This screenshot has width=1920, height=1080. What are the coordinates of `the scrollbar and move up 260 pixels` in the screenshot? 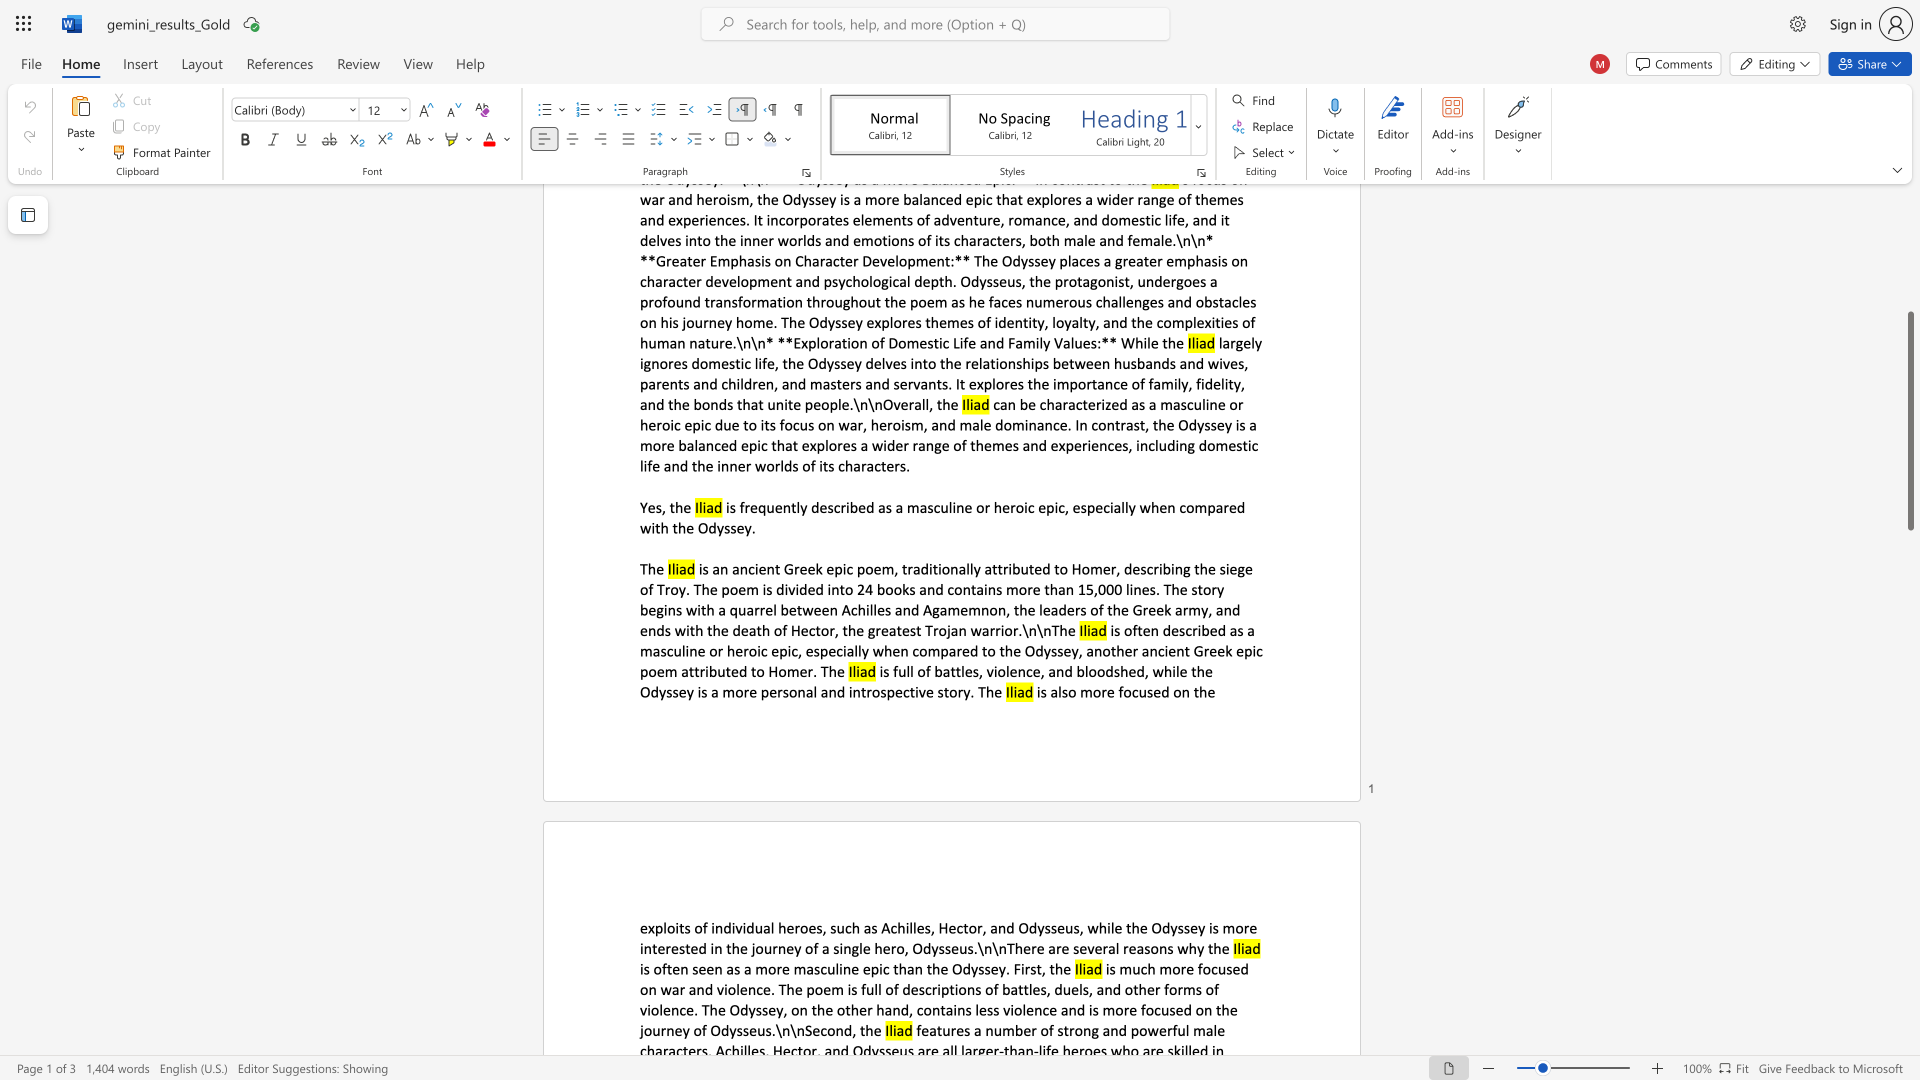 It's located at (1909, 420).